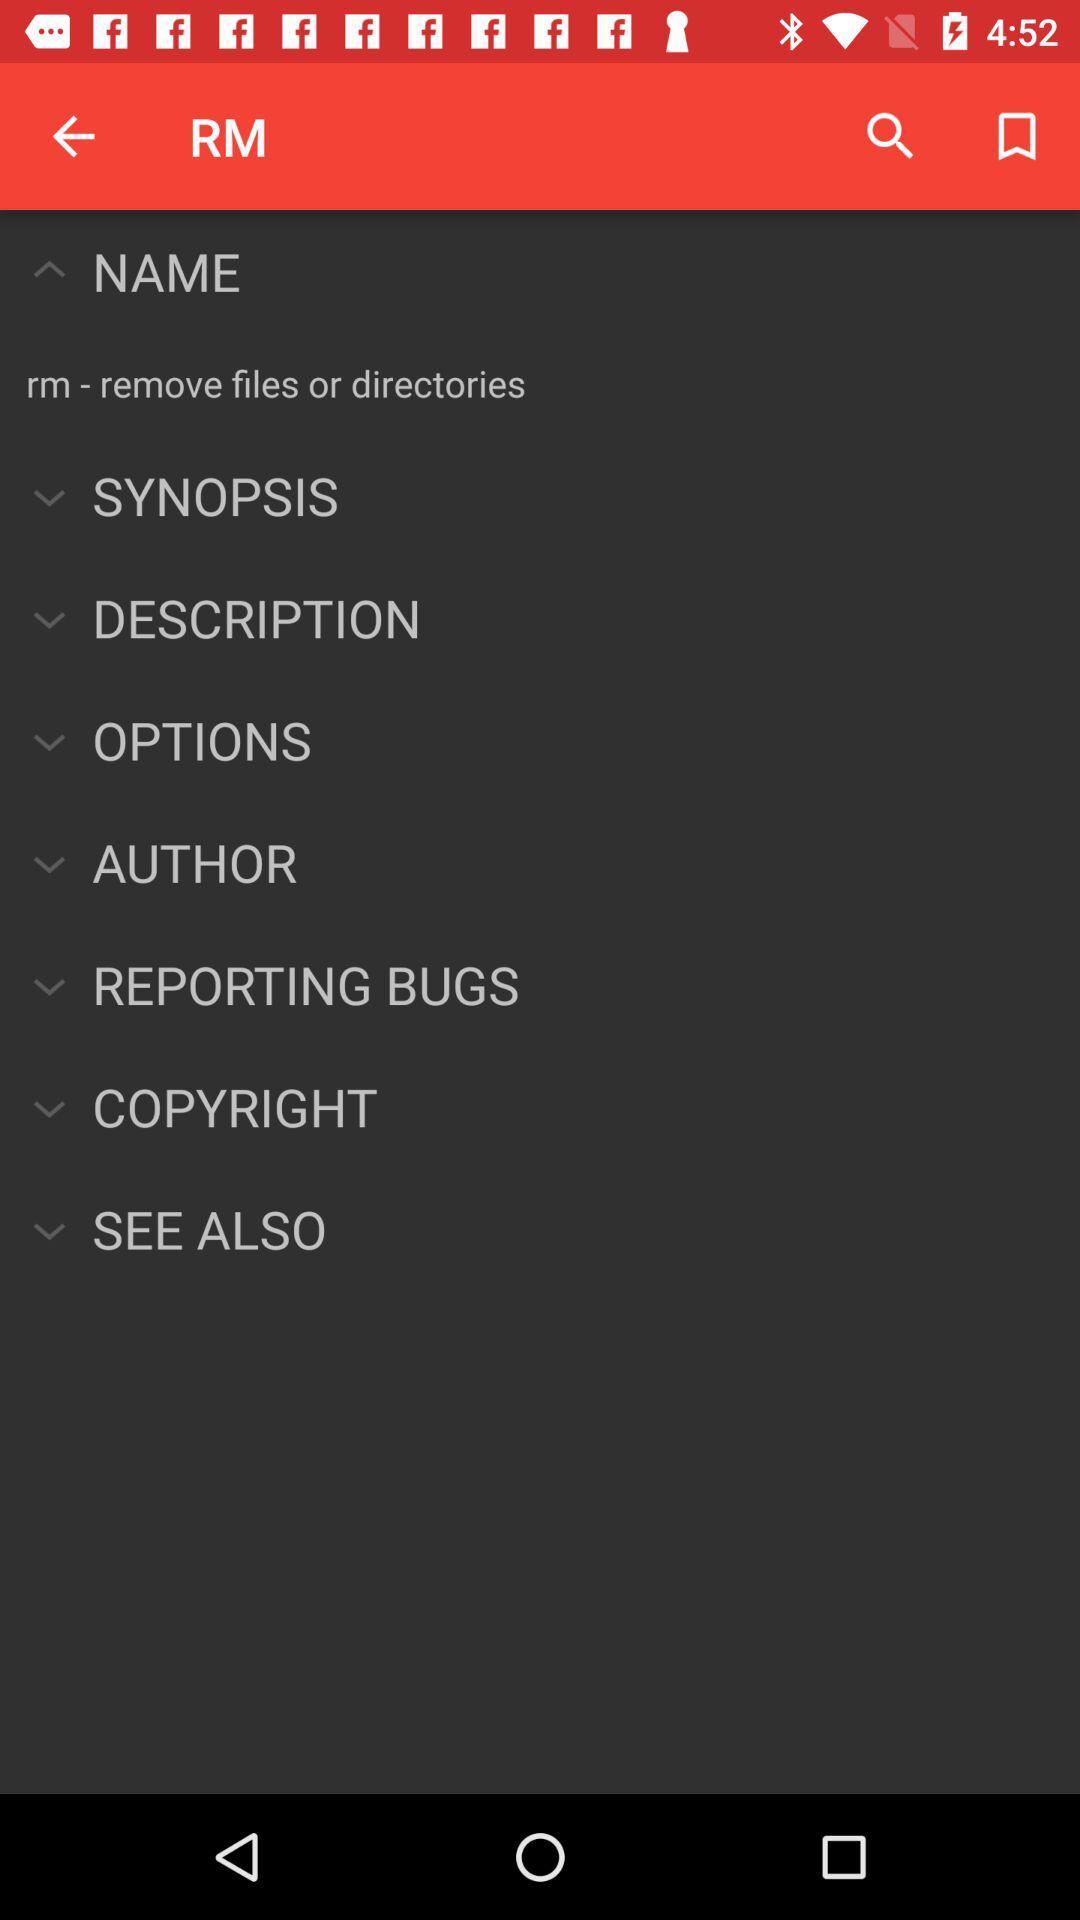  Describe the element at coordinates (276, 383) in the screenshot. I see `the rm remove files icon` at that location.